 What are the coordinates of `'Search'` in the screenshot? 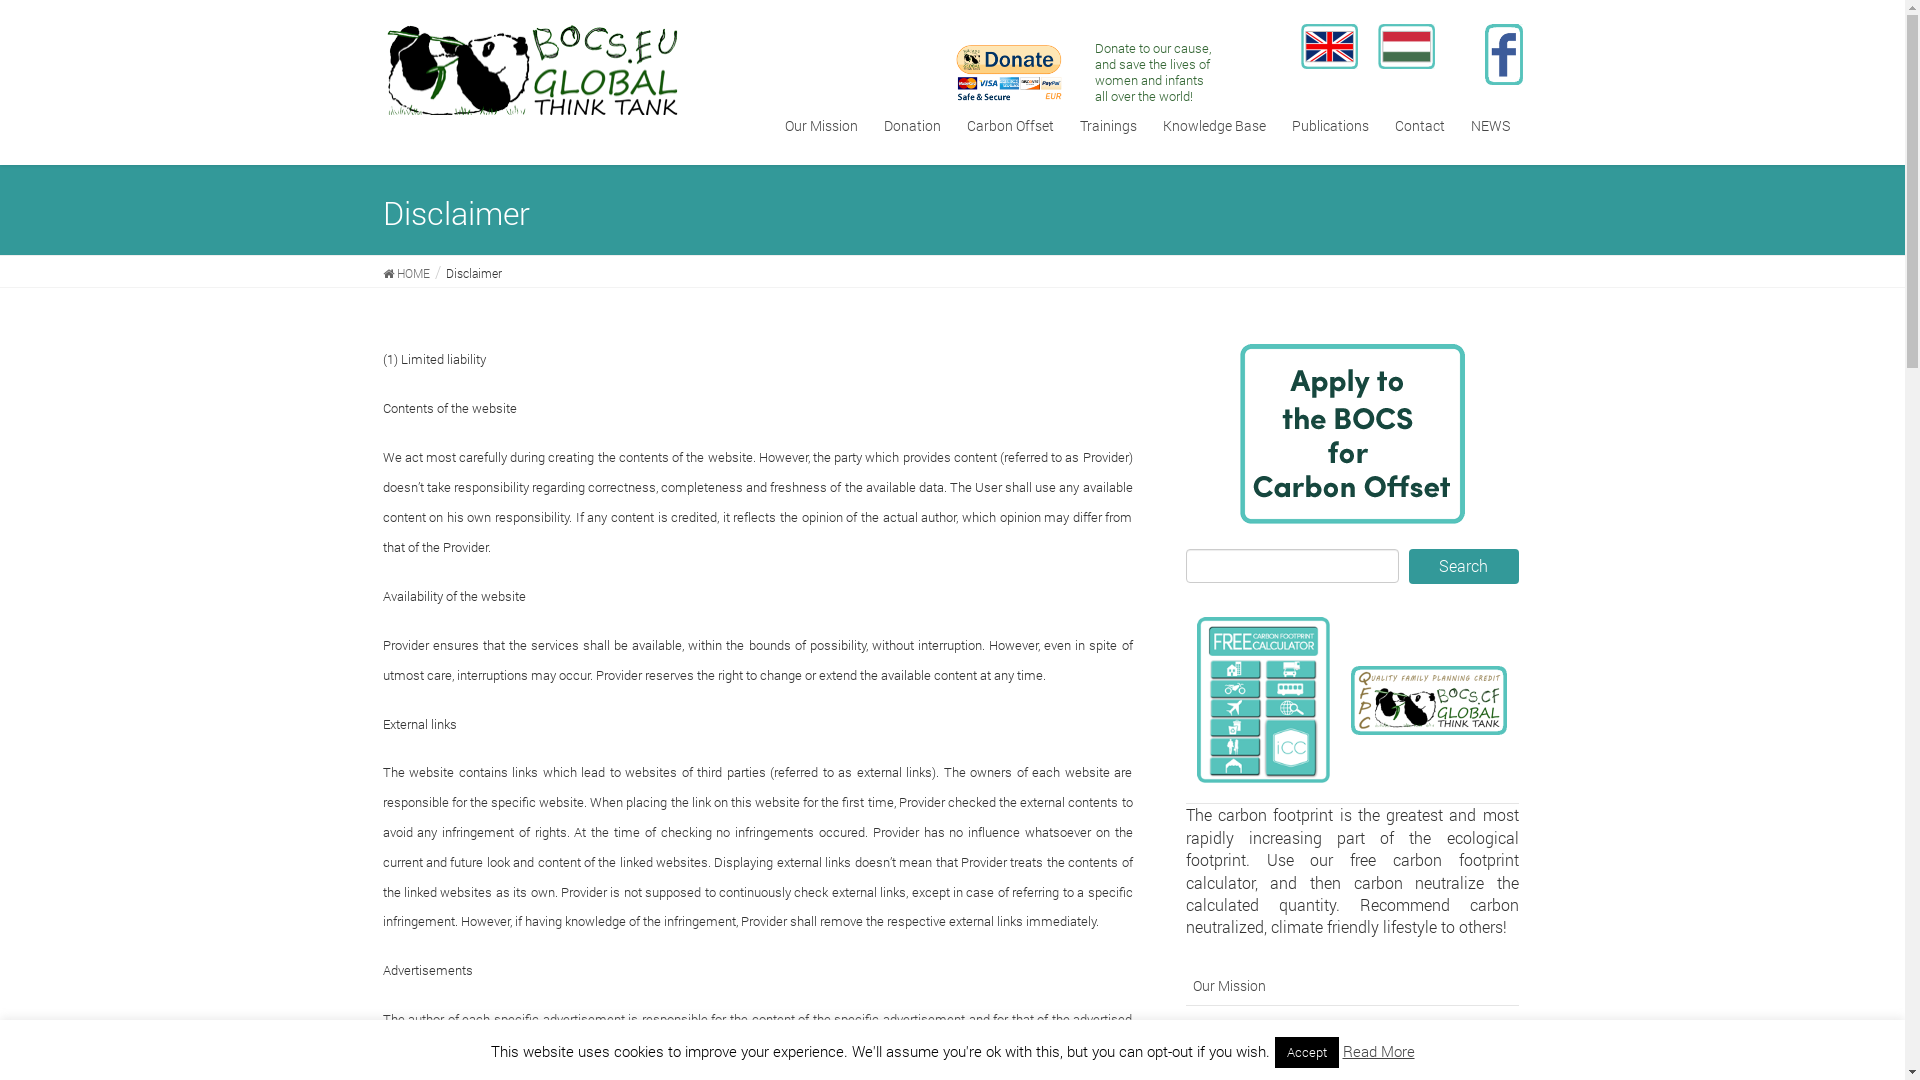 It's located at (1464, 566).